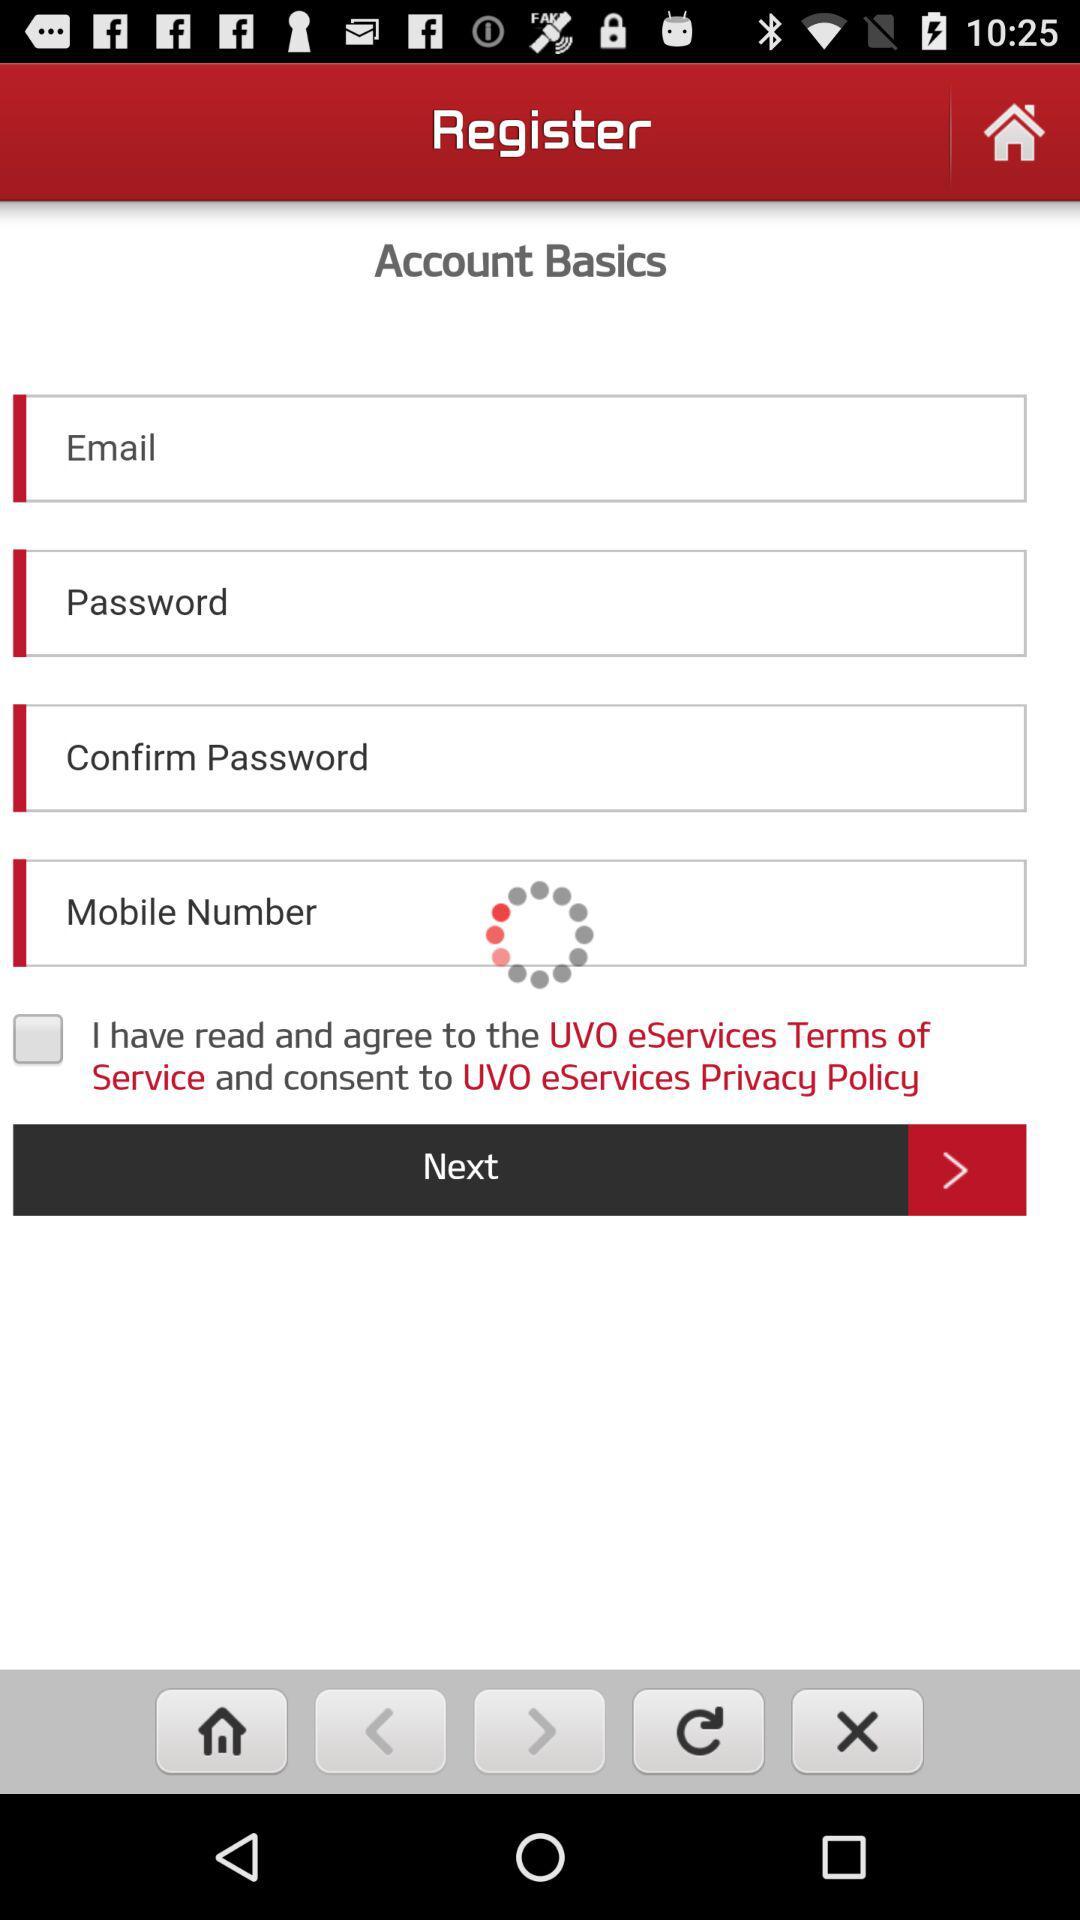  I want to click on previous, so click(380, 1730).